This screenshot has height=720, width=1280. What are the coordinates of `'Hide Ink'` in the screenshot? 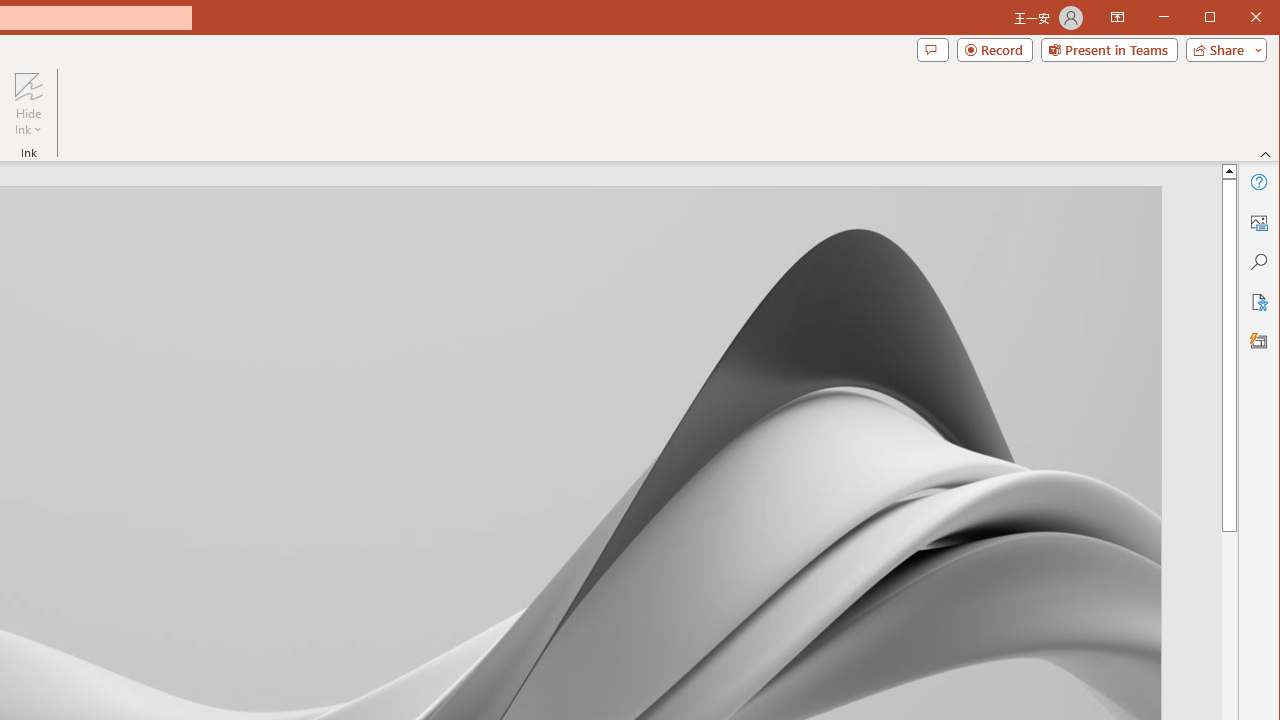 It's located at (28, 104).